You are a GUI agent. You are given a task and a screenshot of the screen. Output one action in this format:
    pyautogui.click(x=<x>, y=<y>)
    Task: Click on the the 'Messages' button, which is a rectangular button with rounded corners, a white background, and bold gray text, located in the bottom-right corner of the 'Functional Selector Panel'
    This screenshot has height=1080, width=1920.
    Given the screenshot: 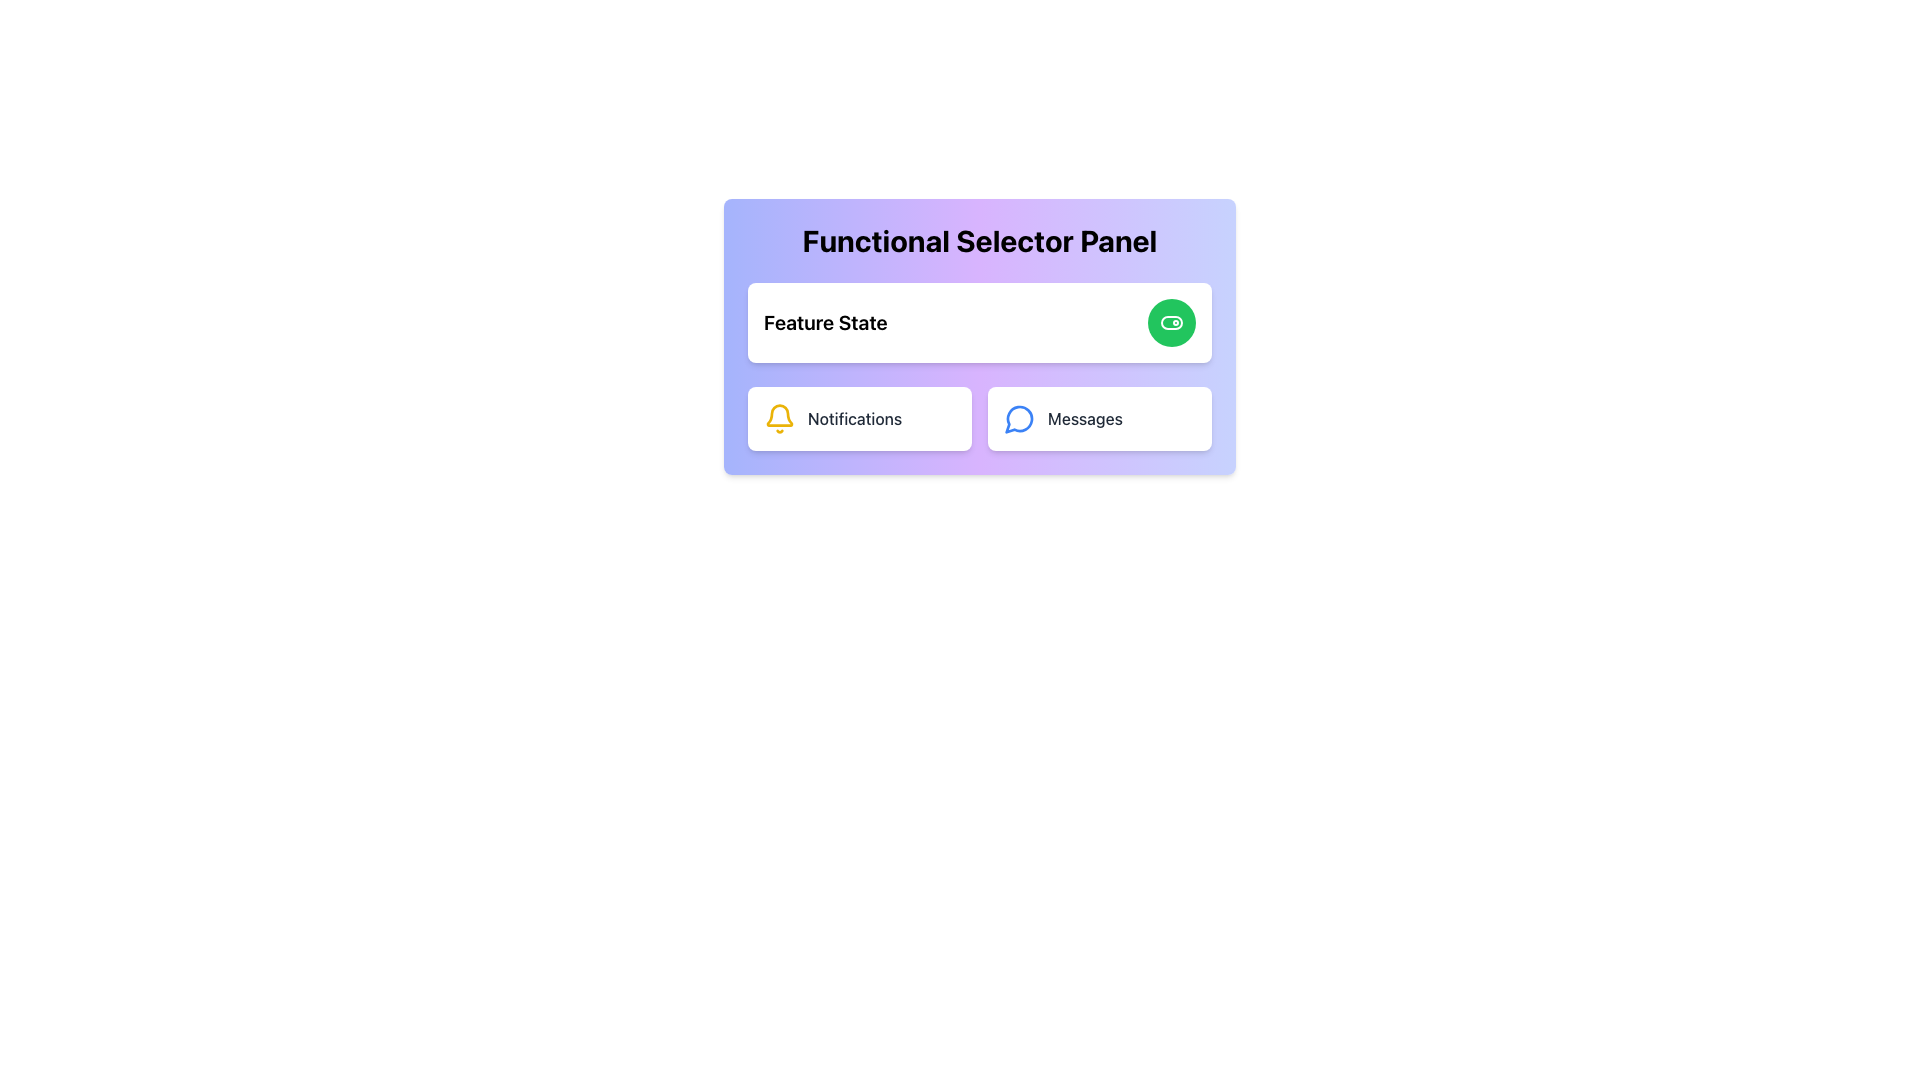 What is the action you would take?
    pyautogui.click(x=1098, y=418)
    